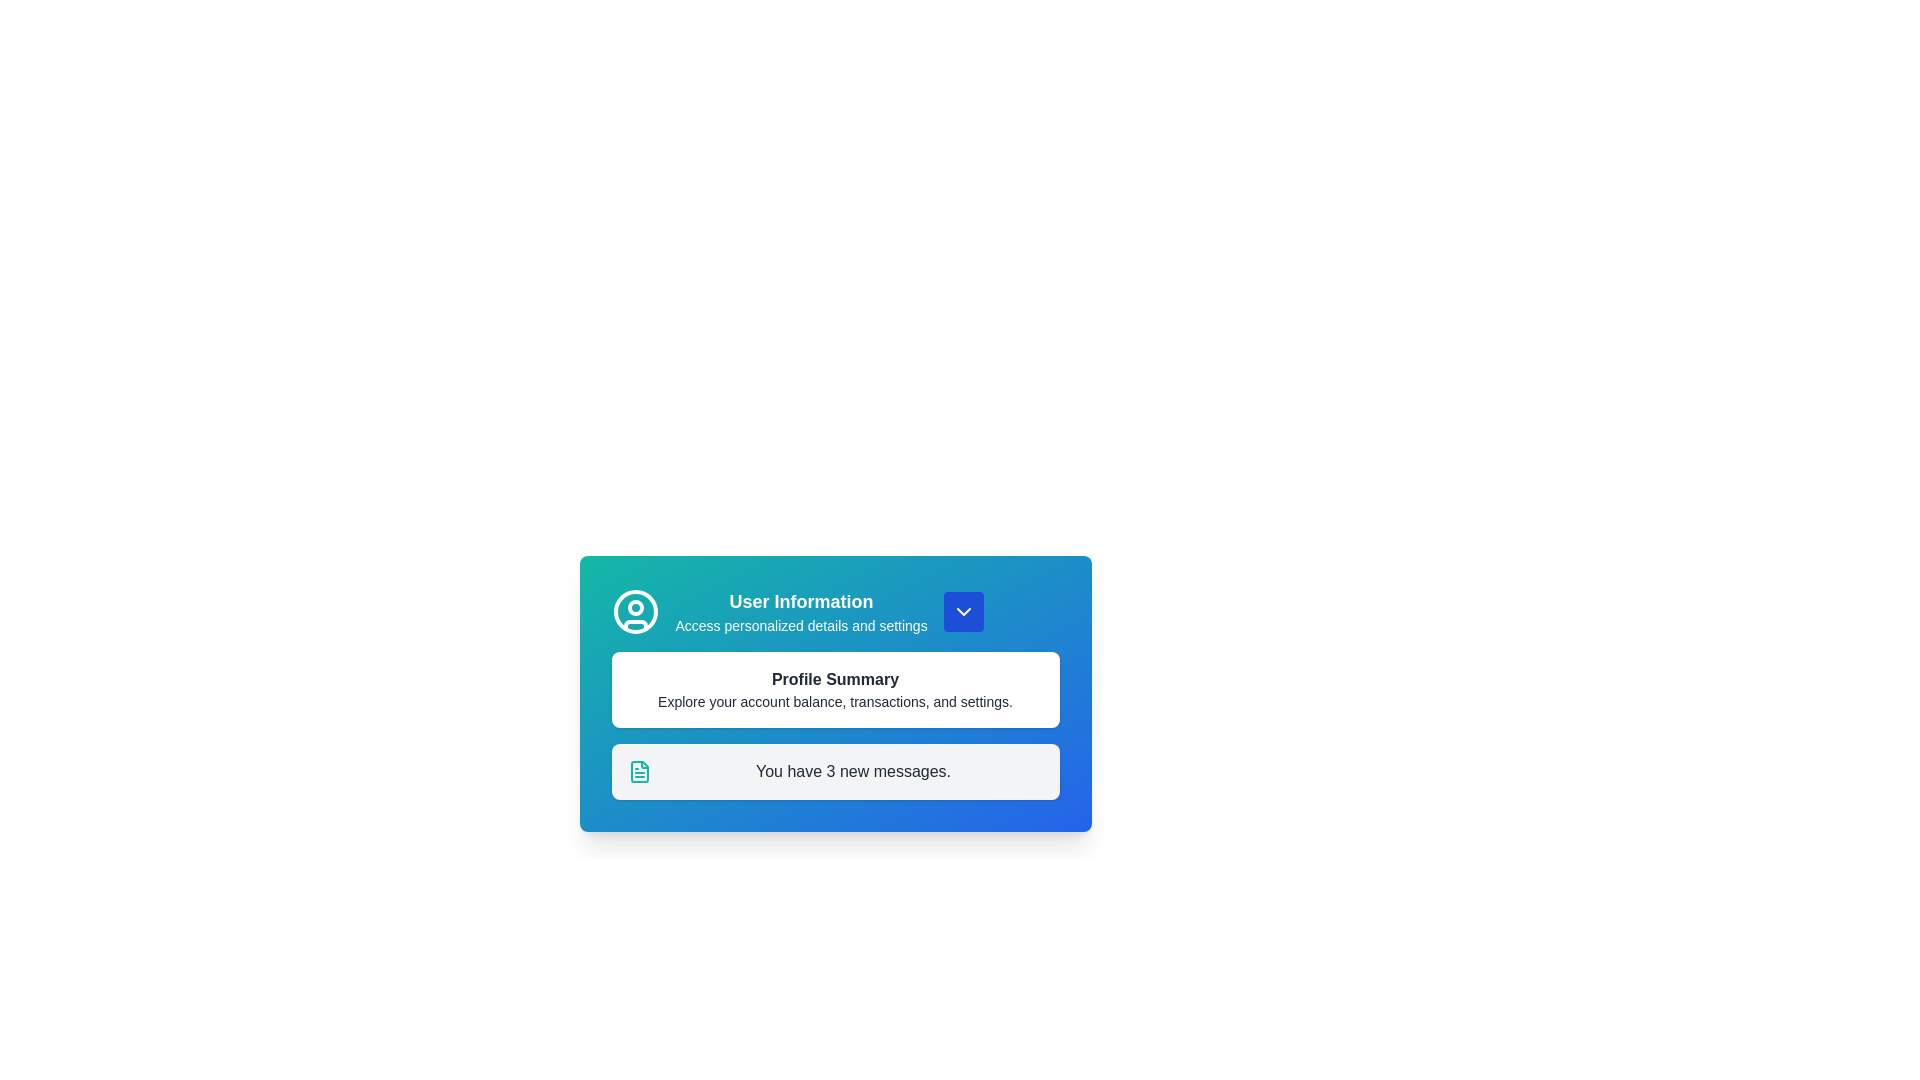 This screenshot has width=1920, height=1080. Describe the element at coordinates (801, 600) in the screenshot. I see `the 'User Information' text label, which is a bold and large-sized heading on a gradient blue background` at that location.